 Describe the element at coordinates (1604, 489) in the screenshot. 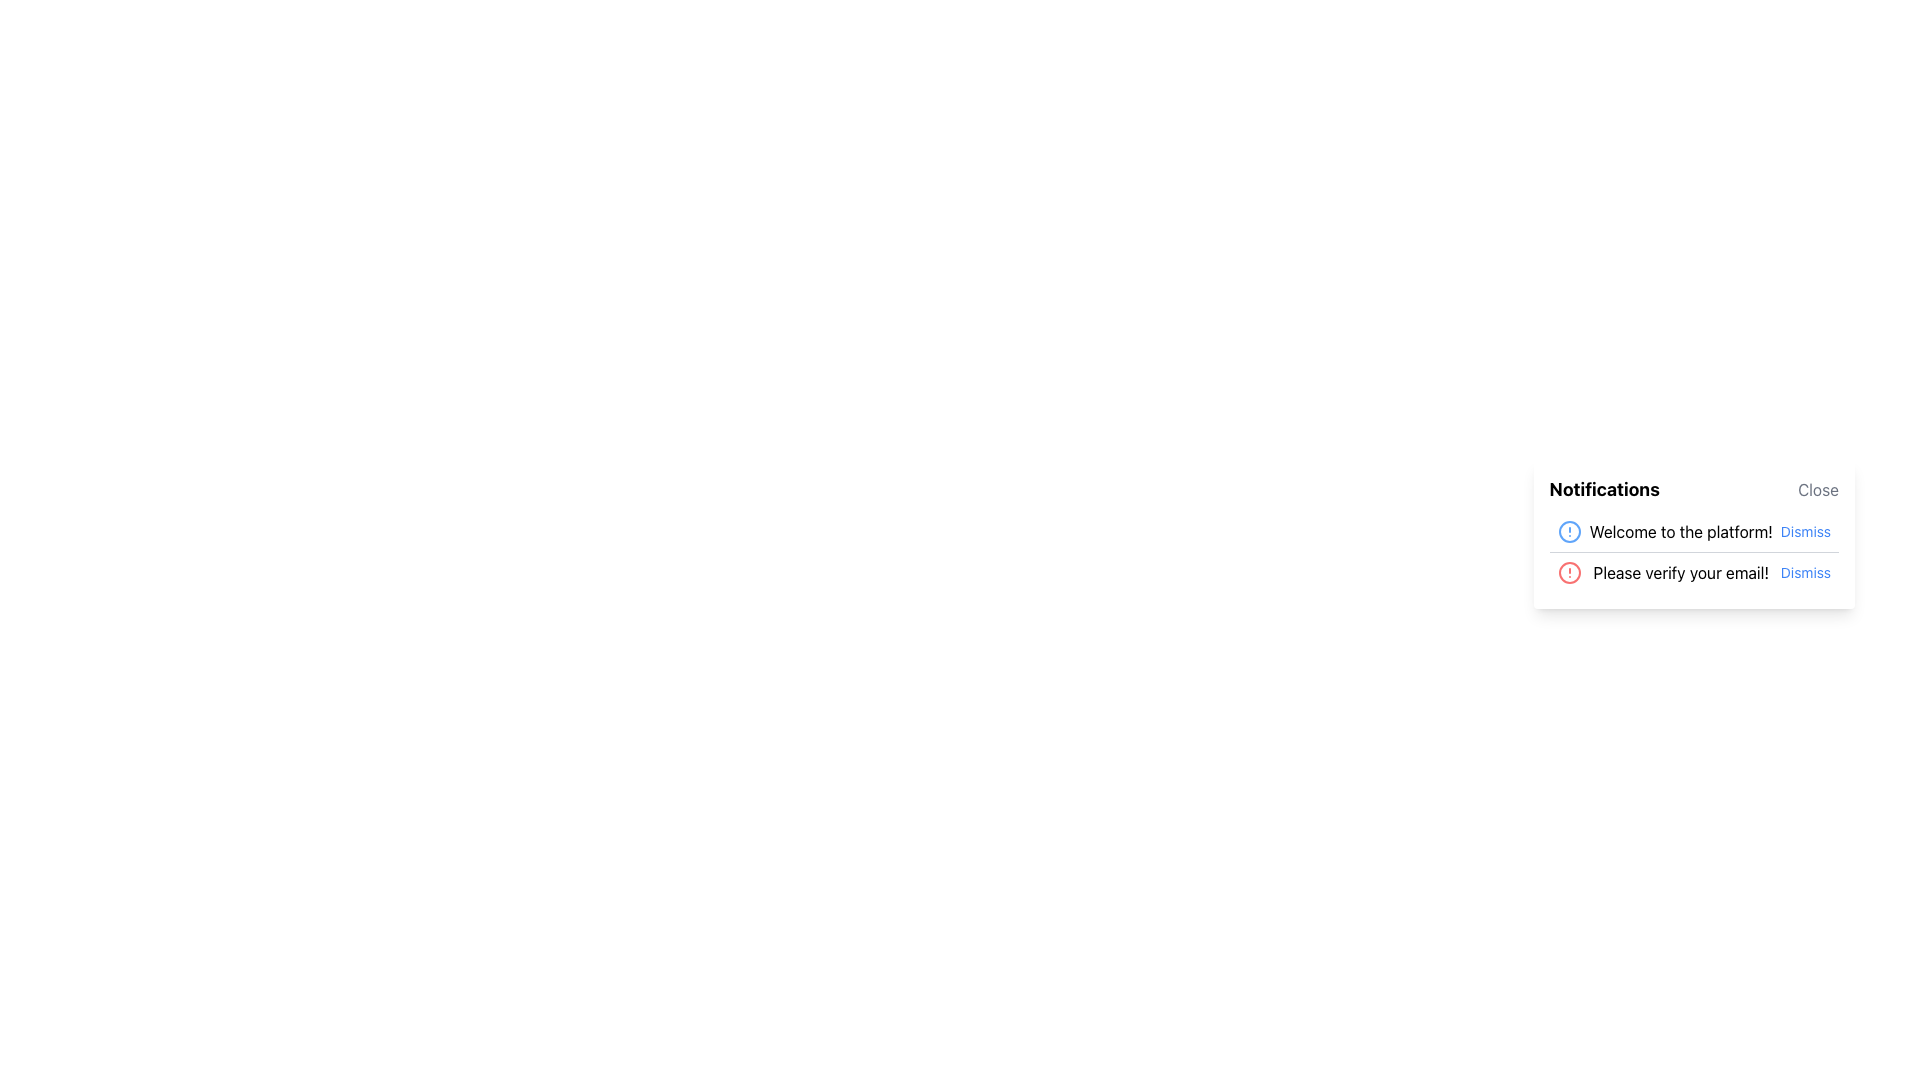

I see `the Text Label that serves` at that location.